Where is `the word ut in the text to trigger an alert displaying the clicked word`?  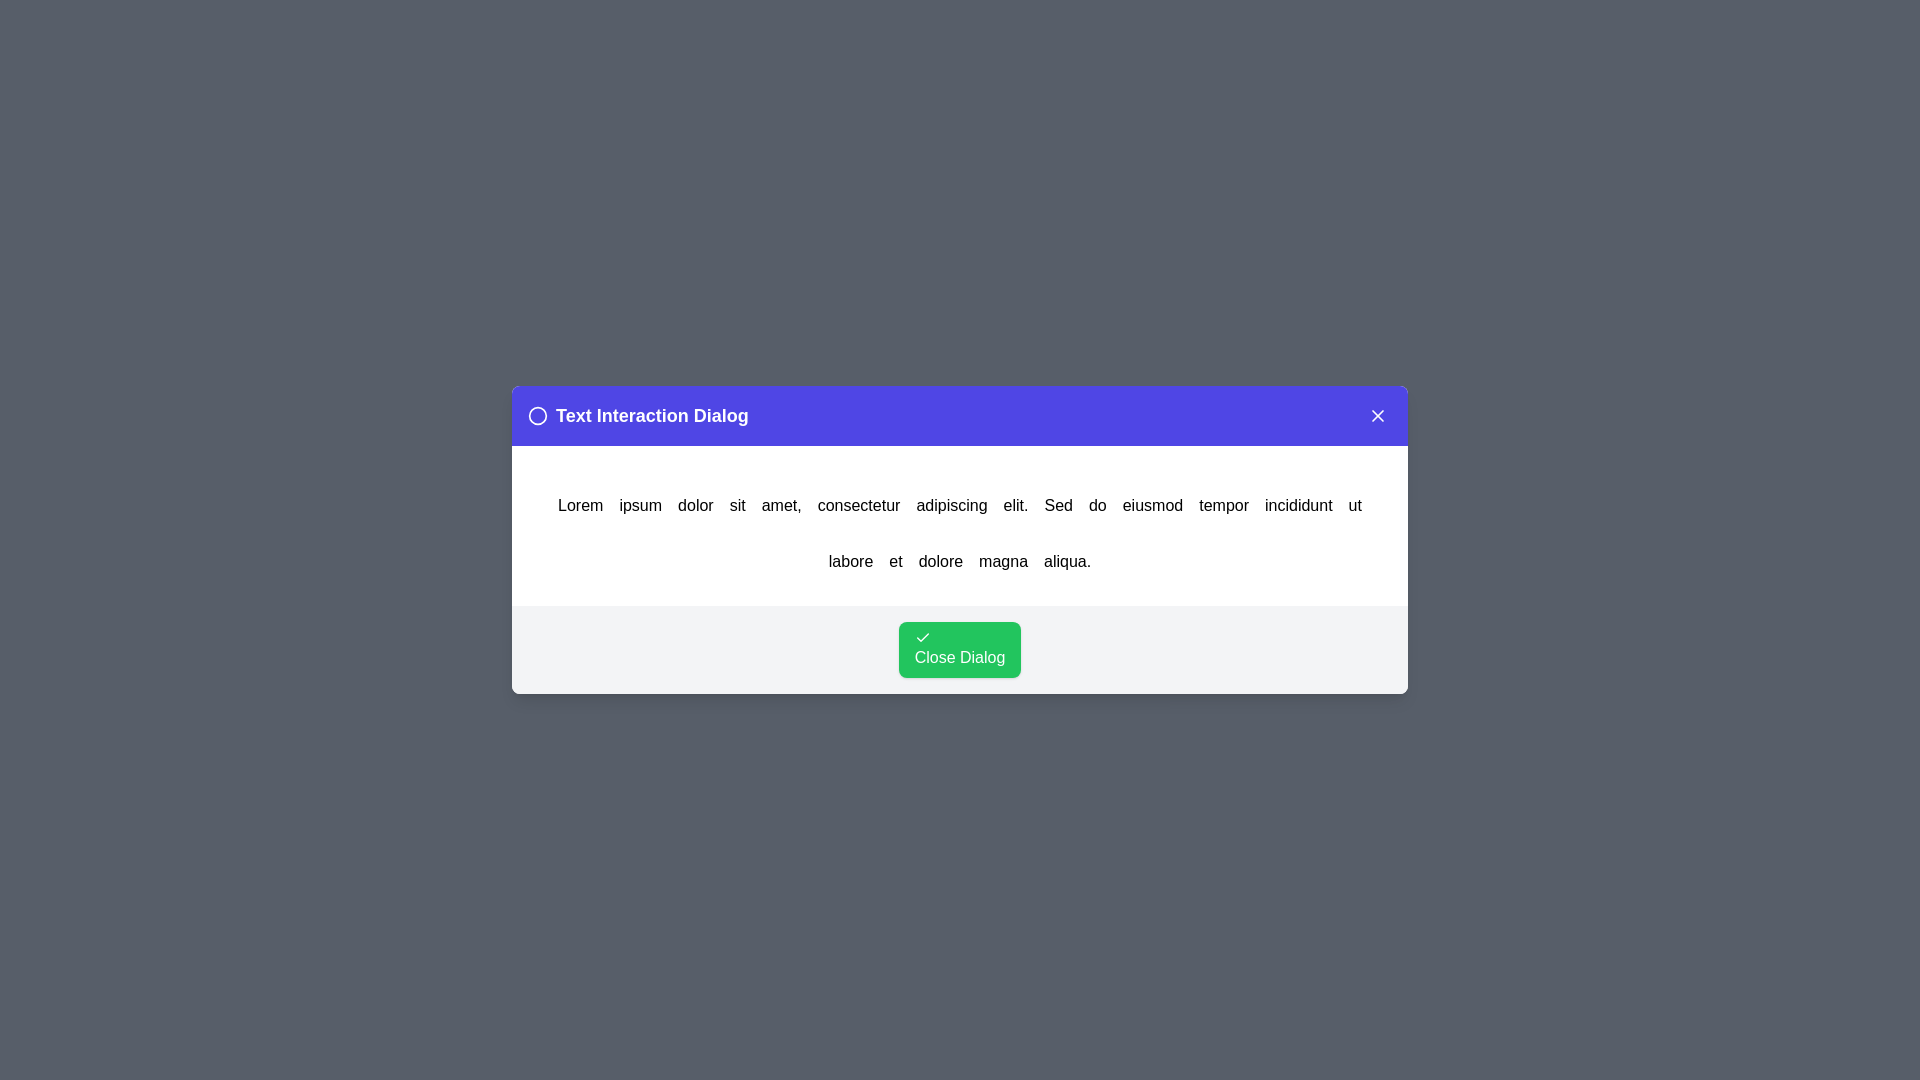
the word ut in the text to trigger an alert displaying the clicked word is located at coordinates (1354, 504).